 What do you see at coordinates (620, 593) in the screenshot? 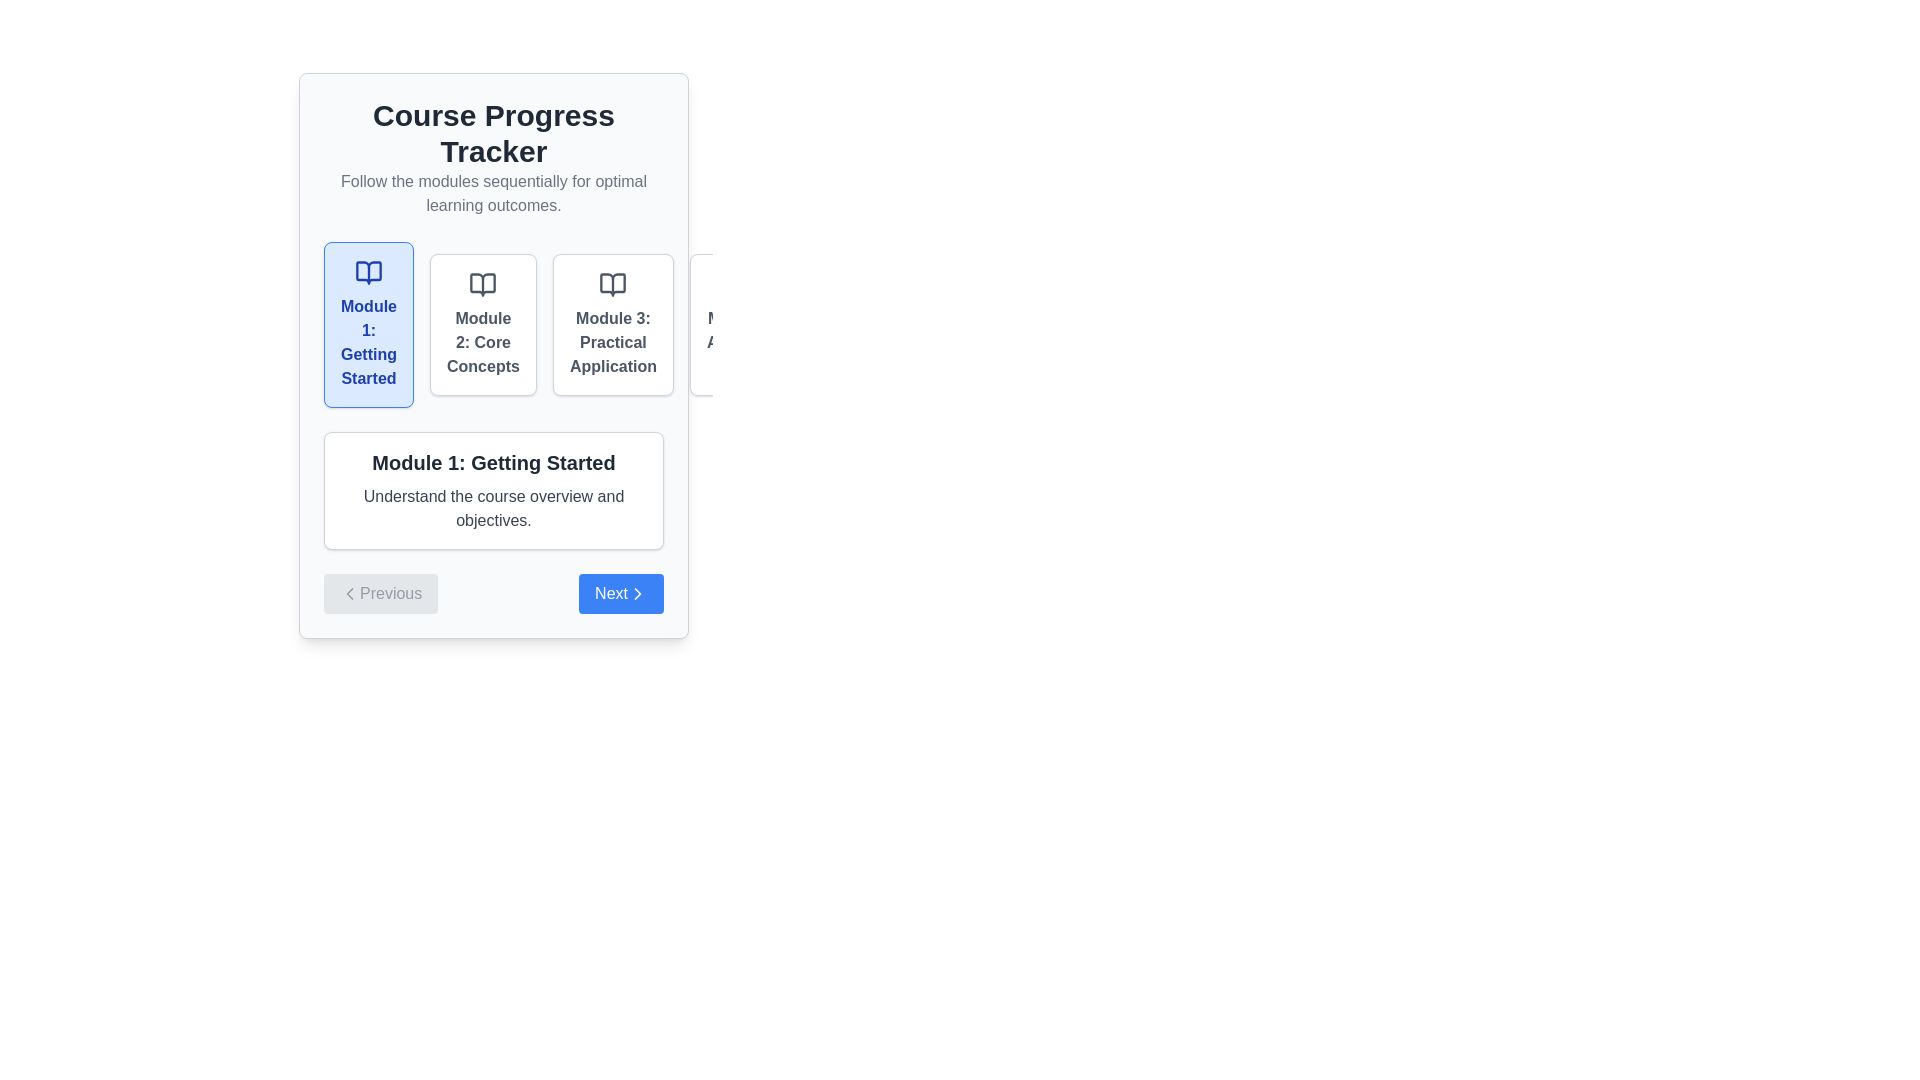
I see `the blue 'Next' button with rounded corners, which contains the text 'Next' and a rightward-facing arrow icon, to observe any hover effect` at bounding box center [620, 593].